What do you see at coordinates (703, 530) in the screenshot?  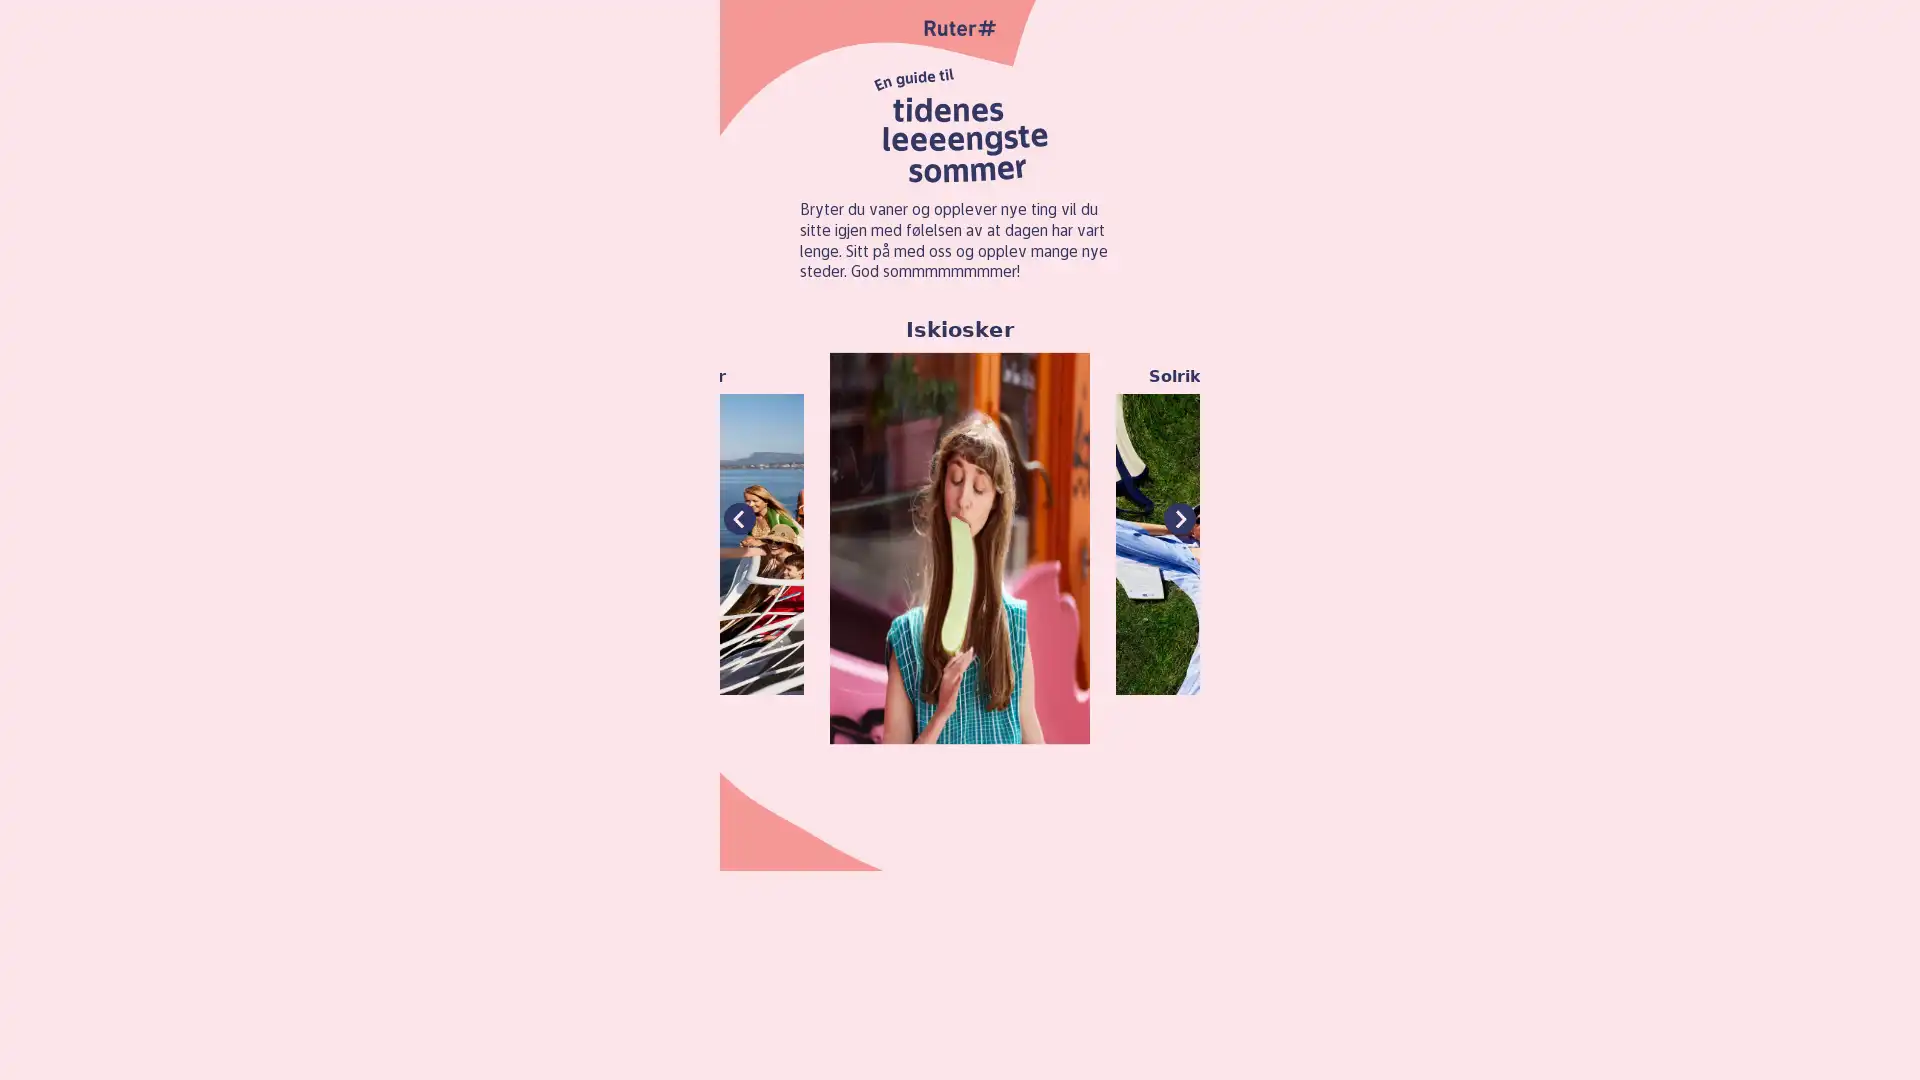 I see `yer` at bounding box center [703, 530].